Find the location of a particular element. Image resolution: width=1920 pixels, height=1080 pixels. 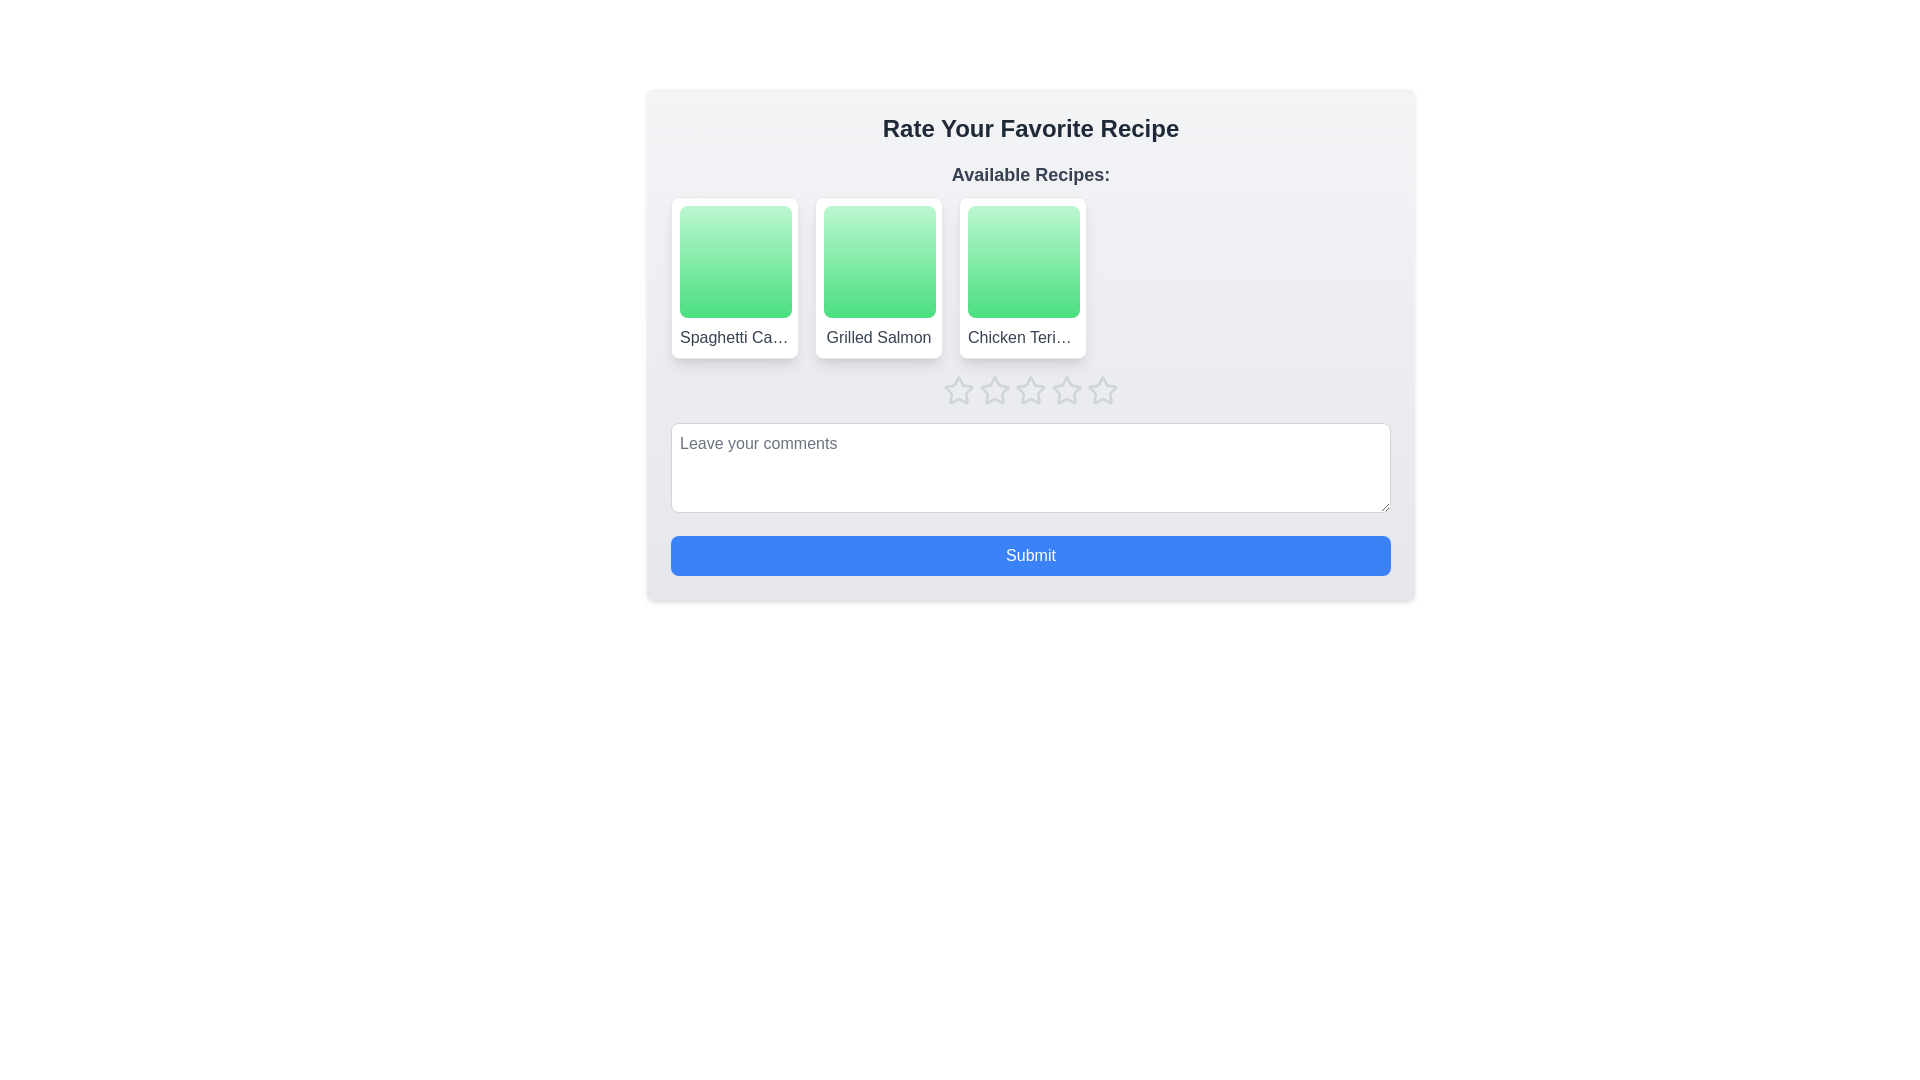

the 'Submit' button with rounded edges and a blue background is located at coordinates (1031, 555).